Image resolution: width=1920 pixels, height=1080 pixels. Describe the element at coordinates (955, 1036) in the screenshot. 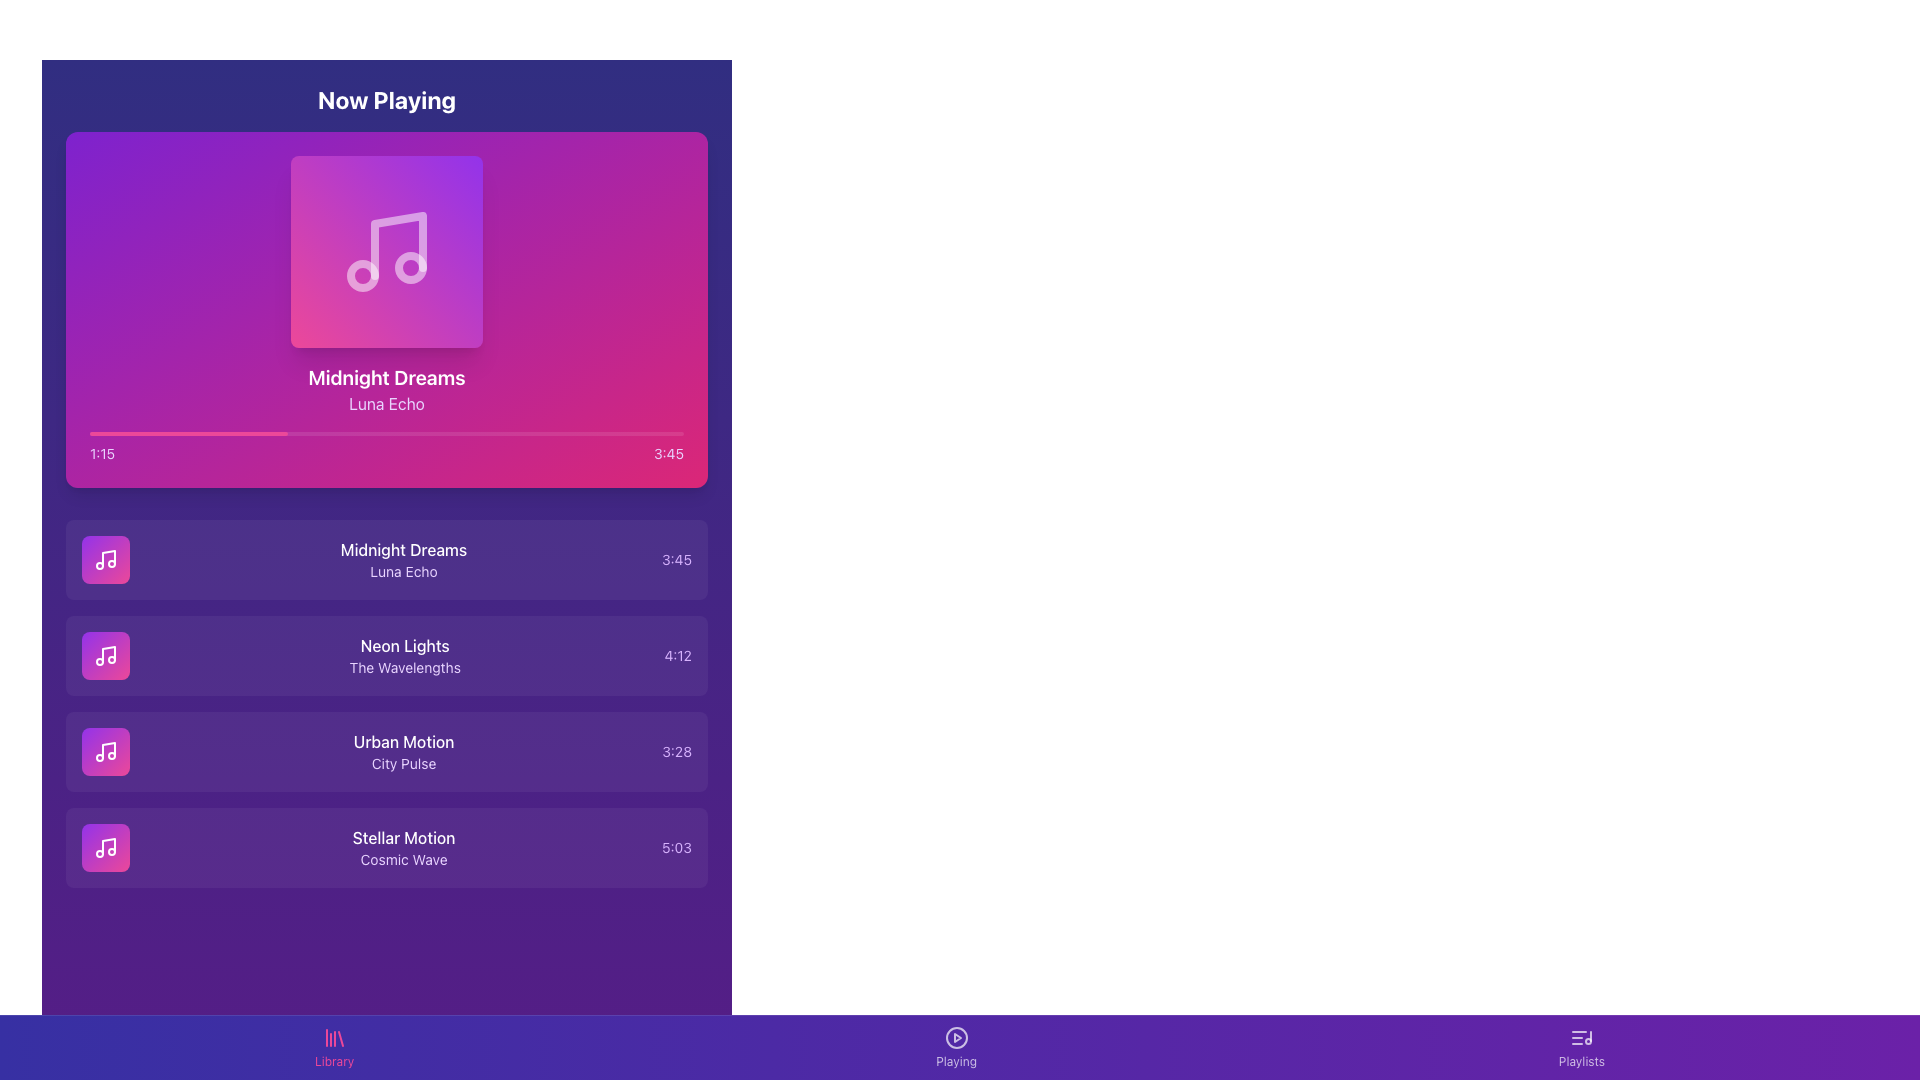

I see `the Circle SVG element within the play button icon located in the bottom navigation bar, which represents the 'Playing' feature` at that location.